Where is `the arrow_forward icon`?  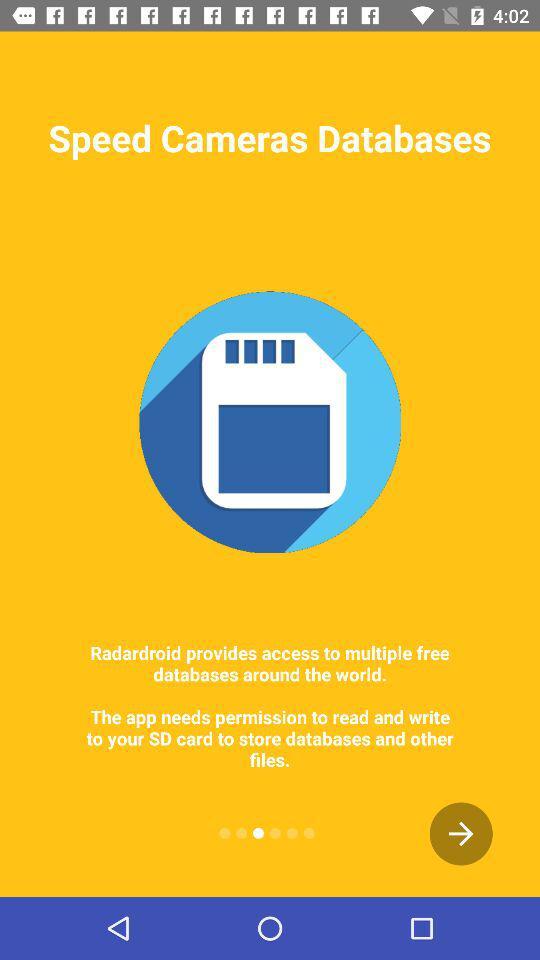 the arrow_forward icon is located at coordinates (461, 833).